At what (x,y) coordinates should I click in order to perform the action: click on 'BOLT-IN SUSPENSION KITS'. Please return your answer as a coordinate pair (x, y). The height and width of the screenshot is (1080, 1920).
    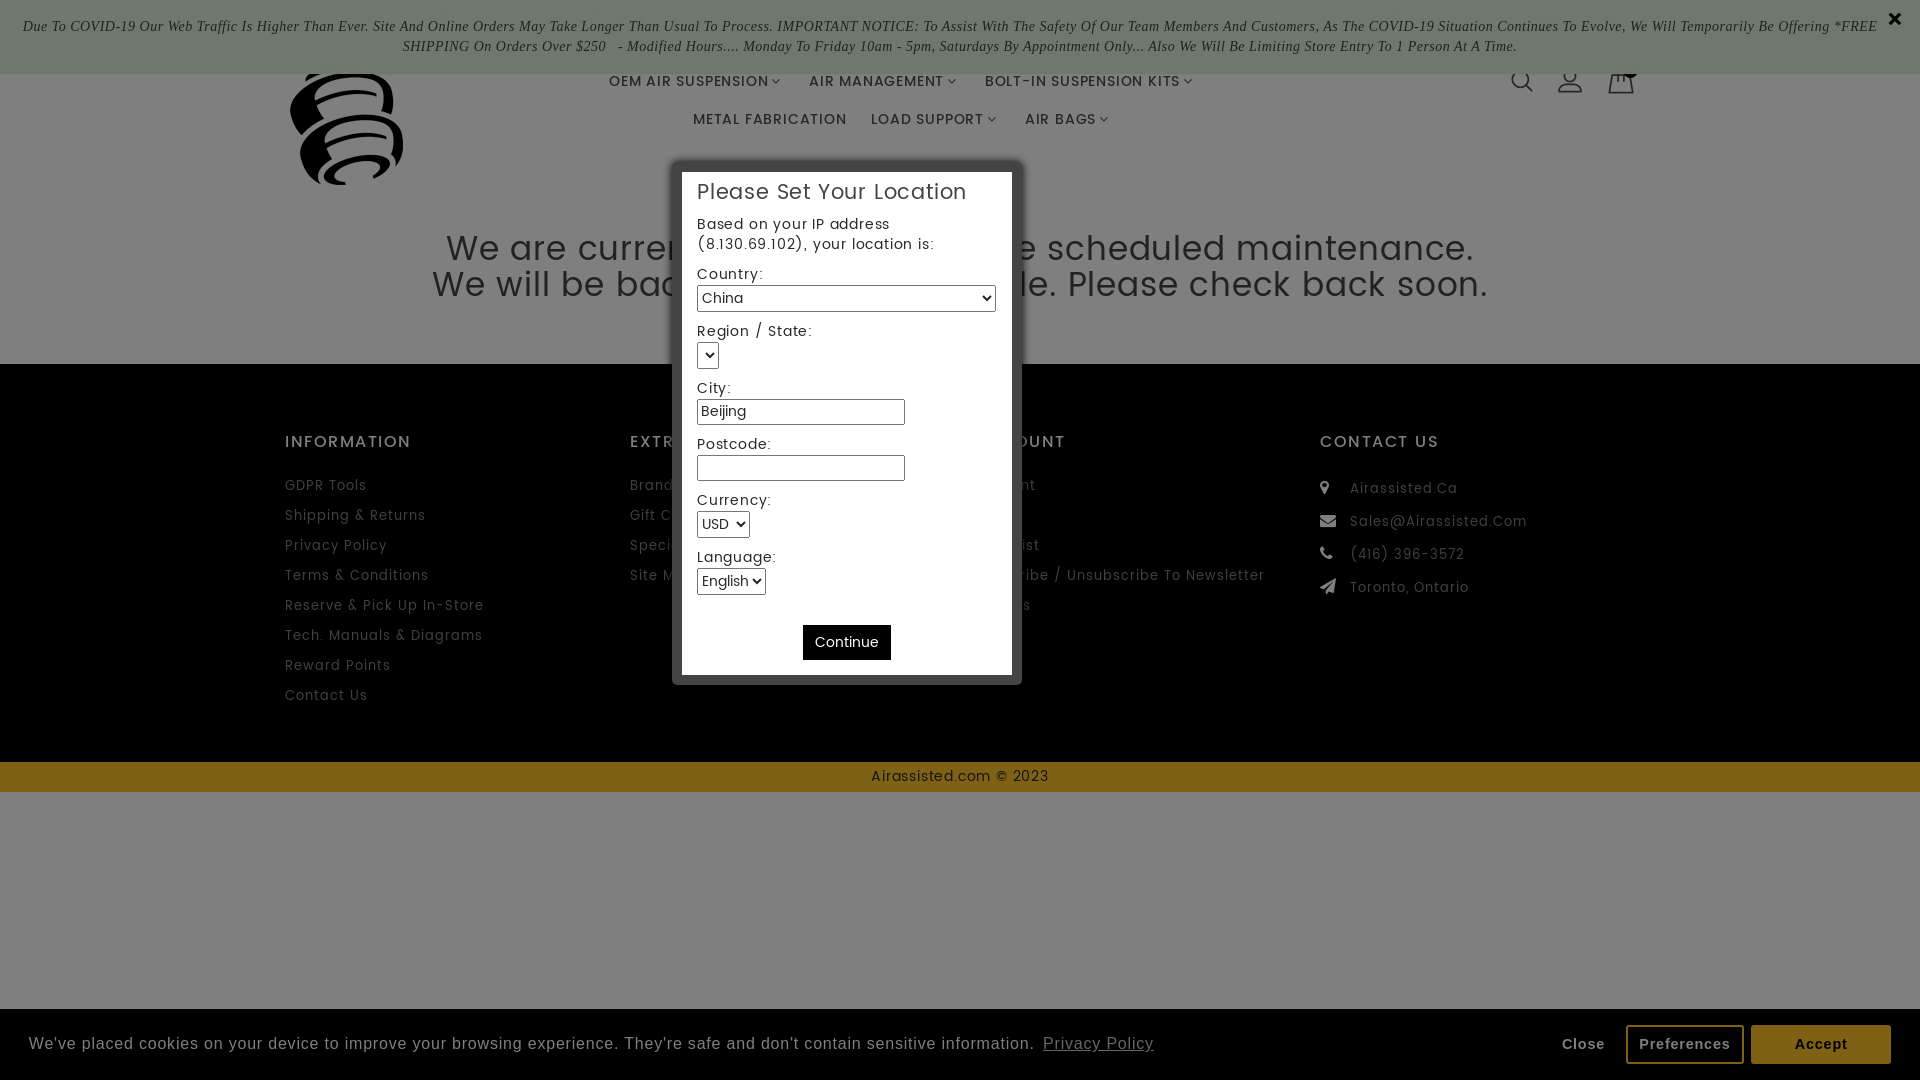
    Looking at the image, I should click on (1089, 80).